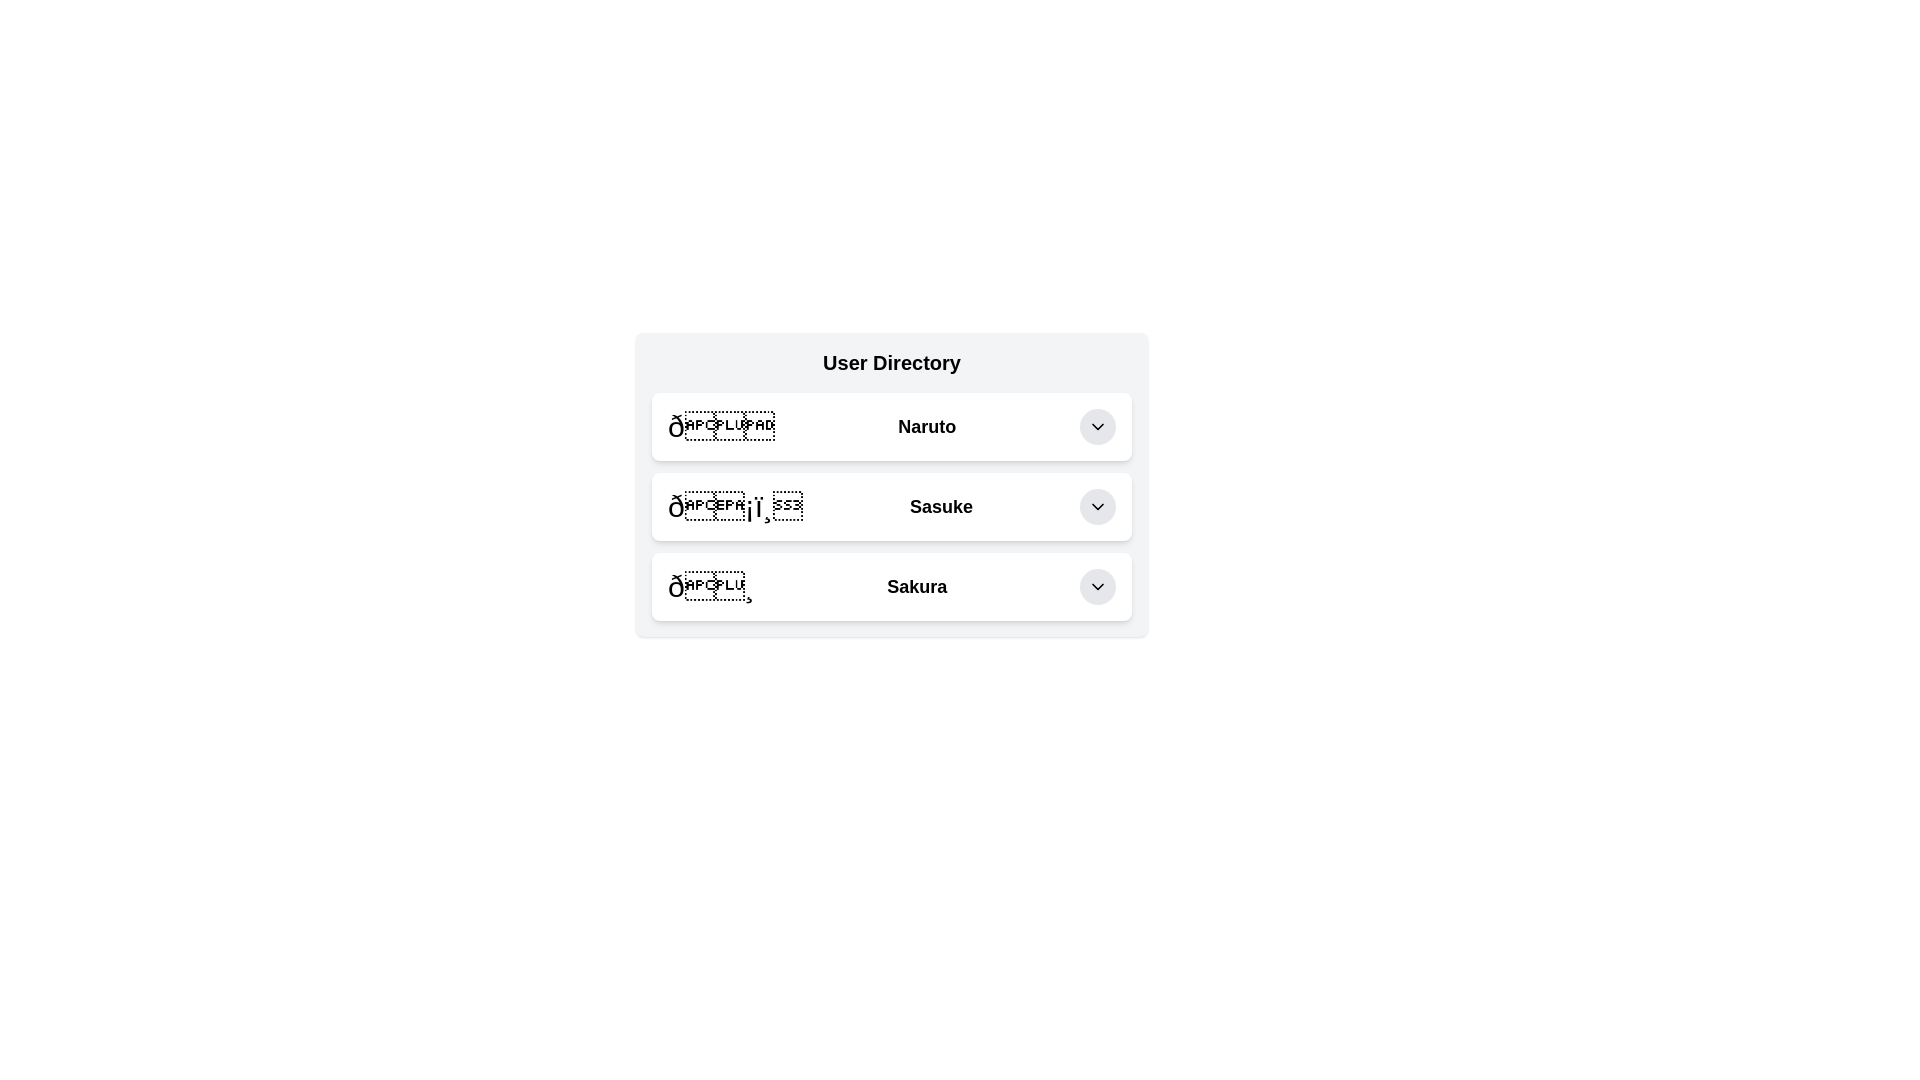 This screenshot has height=1080, width=1920. What do you see at coordinates (734, 505) in the screenshot?
I see `the decorative emoji "🗡️" that precedes the user name "Sasuke" in the User Directory list` at bounding box center [734, 505].